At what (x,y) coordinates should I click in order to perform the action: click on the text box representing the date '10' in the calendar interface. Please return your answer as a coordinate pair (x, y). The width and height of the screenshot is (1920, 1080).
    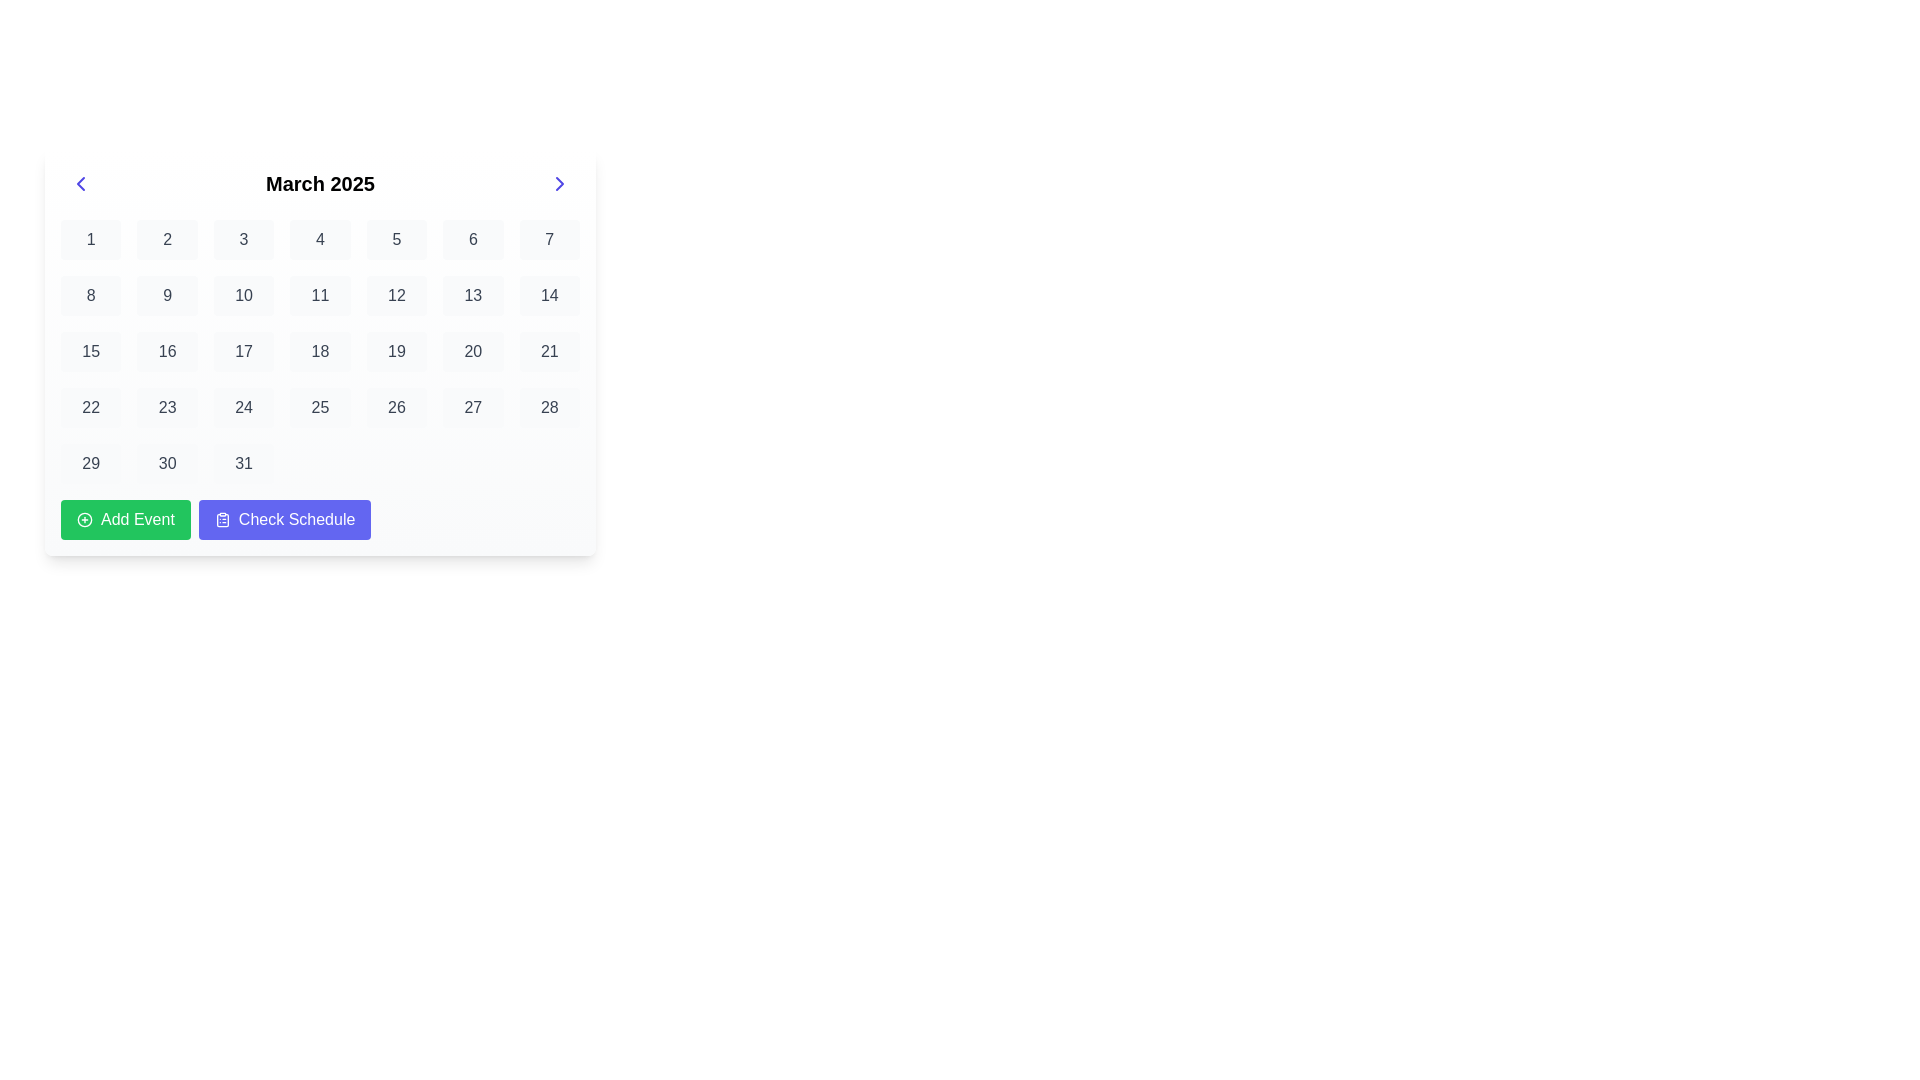
    Looking at the image, I should click on (243, 296).